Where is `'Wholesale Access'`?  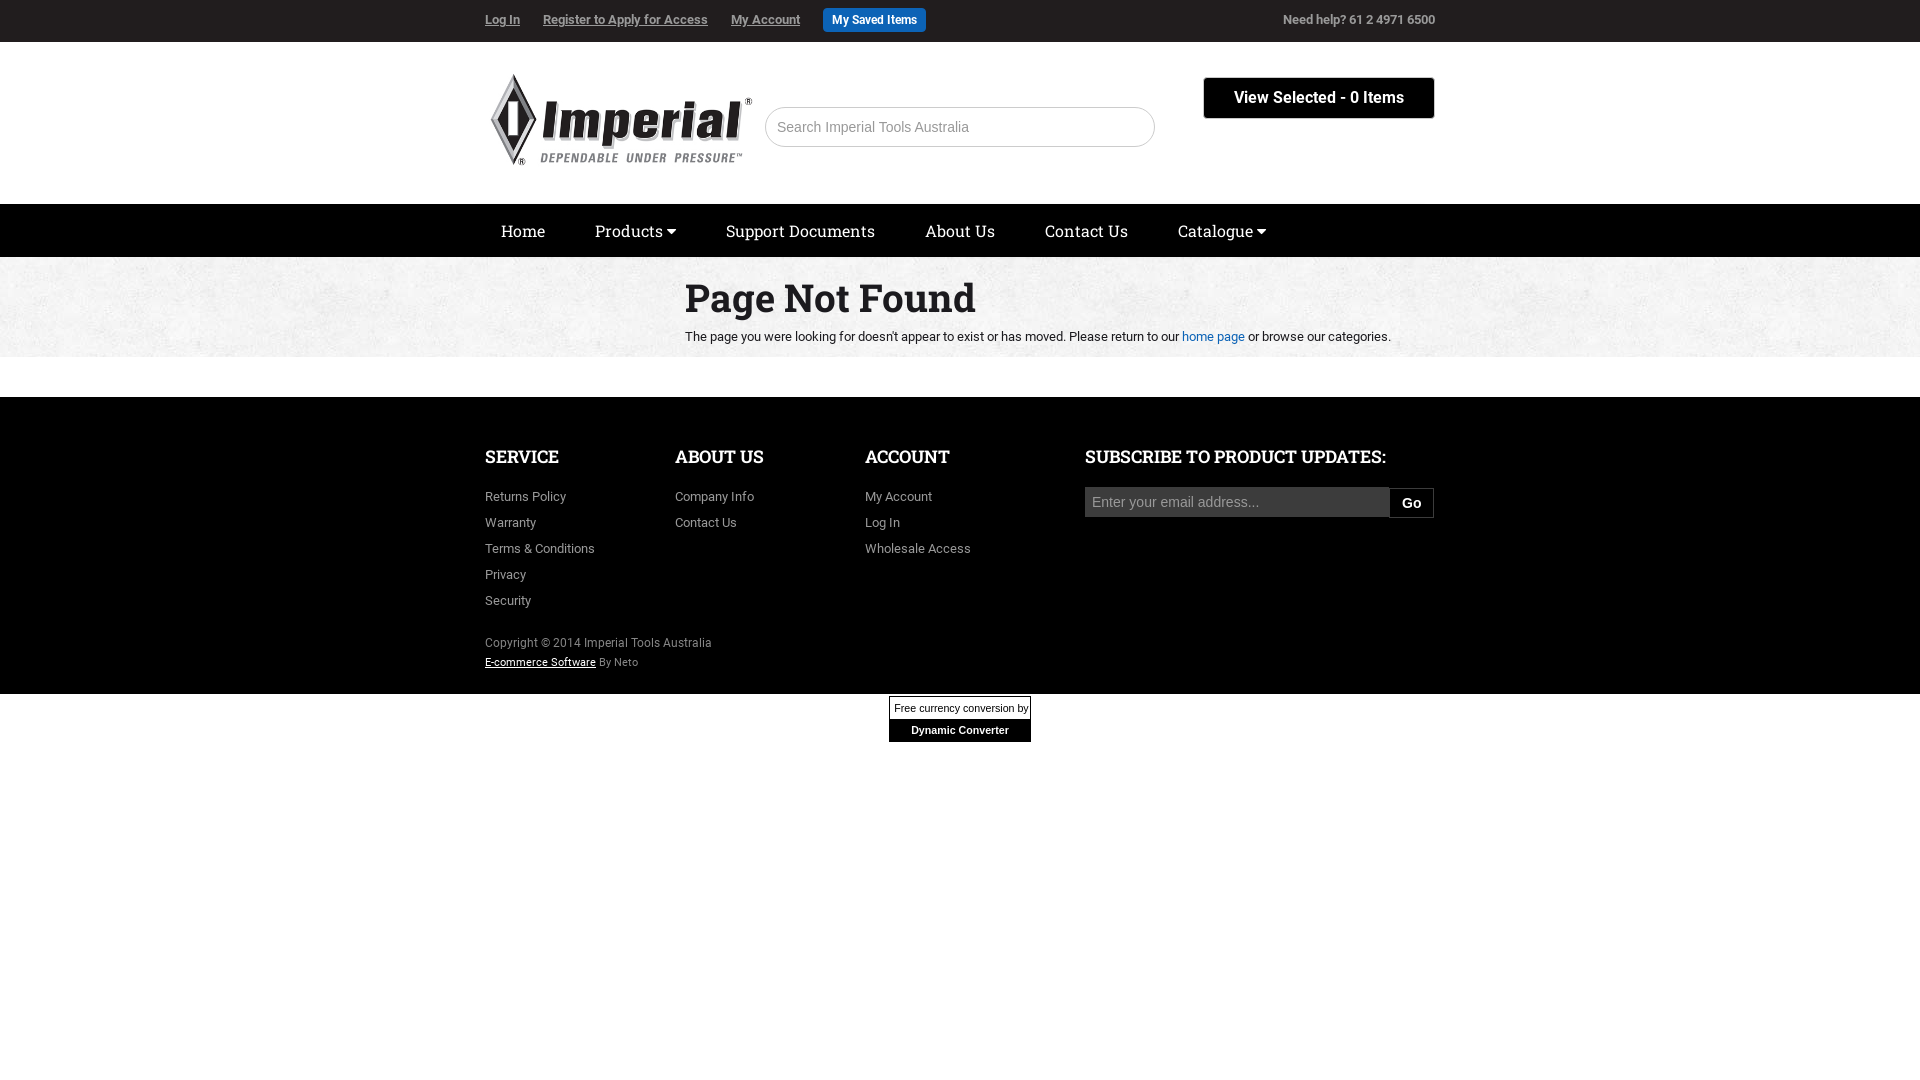
'Wholesale Access' is located at coordinates (916, 548).